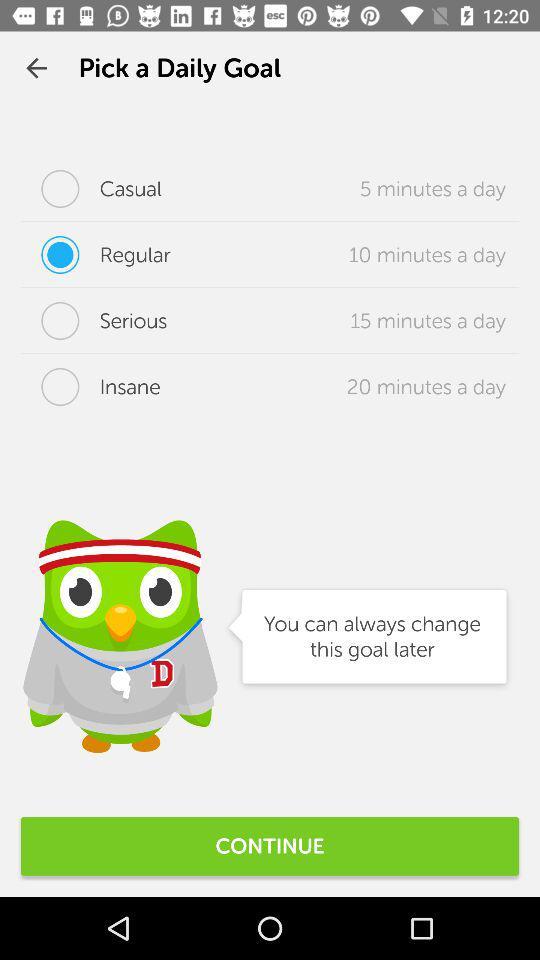 This screenshot has width=540, height=960. What do you see at coordinates (94, 253) in the screenshot?
I see `regular` at bounding box center [94, 253].